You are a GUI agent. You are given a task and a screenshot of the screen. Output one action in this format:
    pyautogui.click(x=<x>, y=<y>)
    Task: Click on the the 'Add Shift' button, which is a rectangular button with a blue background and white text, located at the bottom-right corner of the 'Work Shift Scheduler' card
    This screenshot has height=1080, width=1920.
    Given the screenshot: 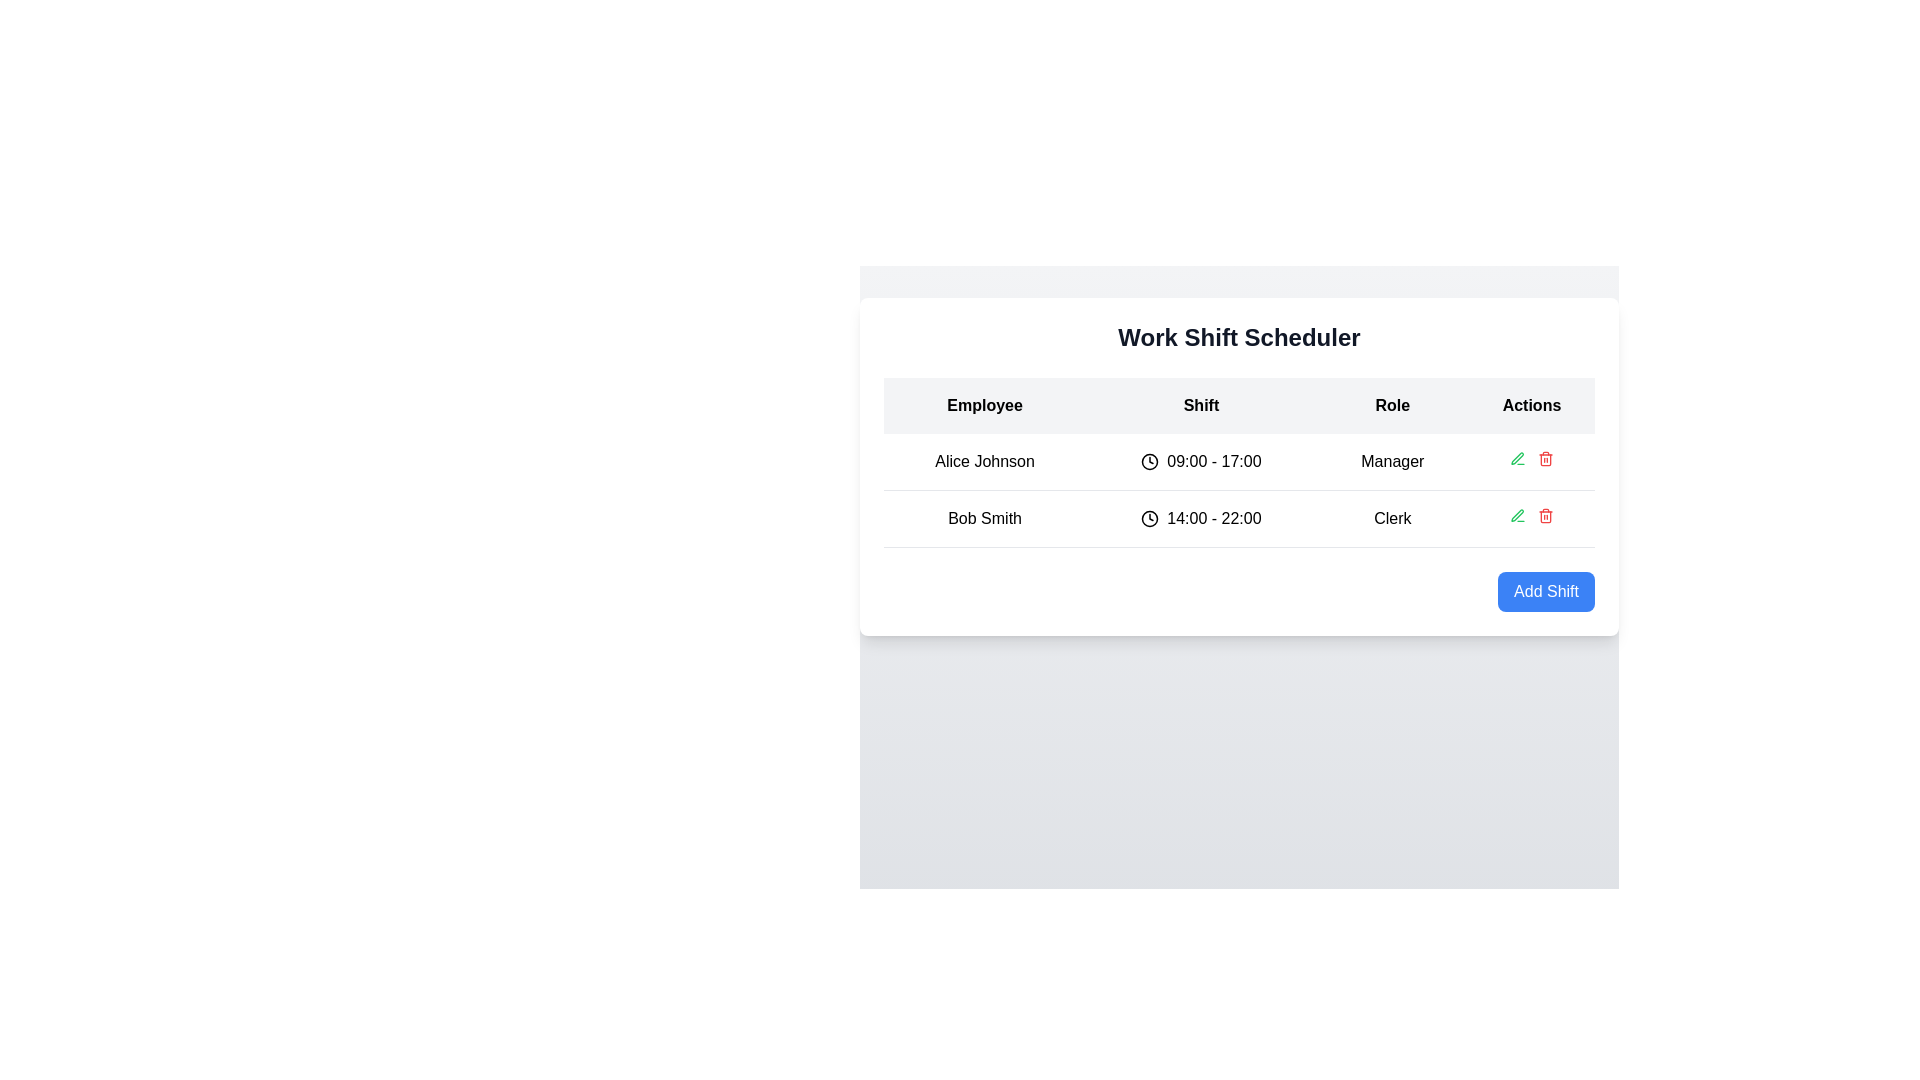 What is the action you would take?
    pyautogui.click(x=1545, y=590)
    